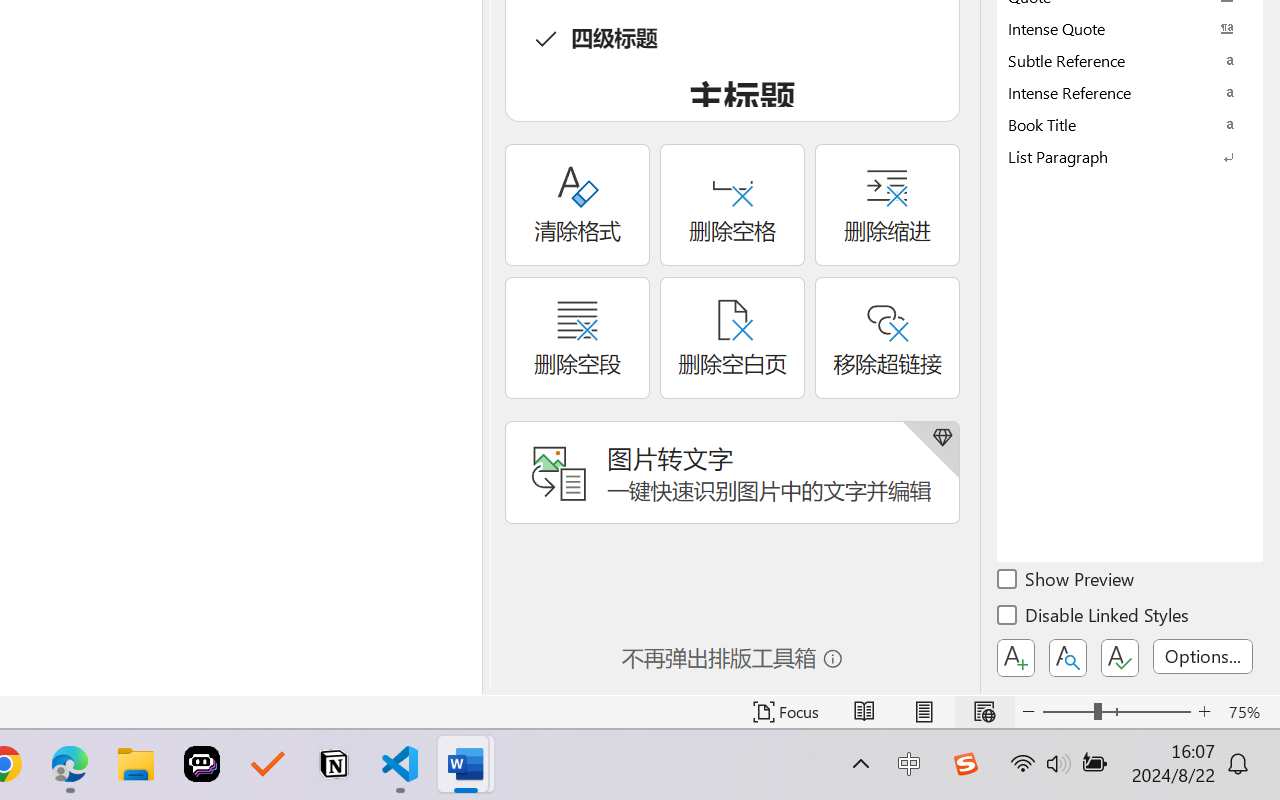  Describe the element at coordinates (1066, 581) in the screenshot. I see `'Show Preview'` at that location.